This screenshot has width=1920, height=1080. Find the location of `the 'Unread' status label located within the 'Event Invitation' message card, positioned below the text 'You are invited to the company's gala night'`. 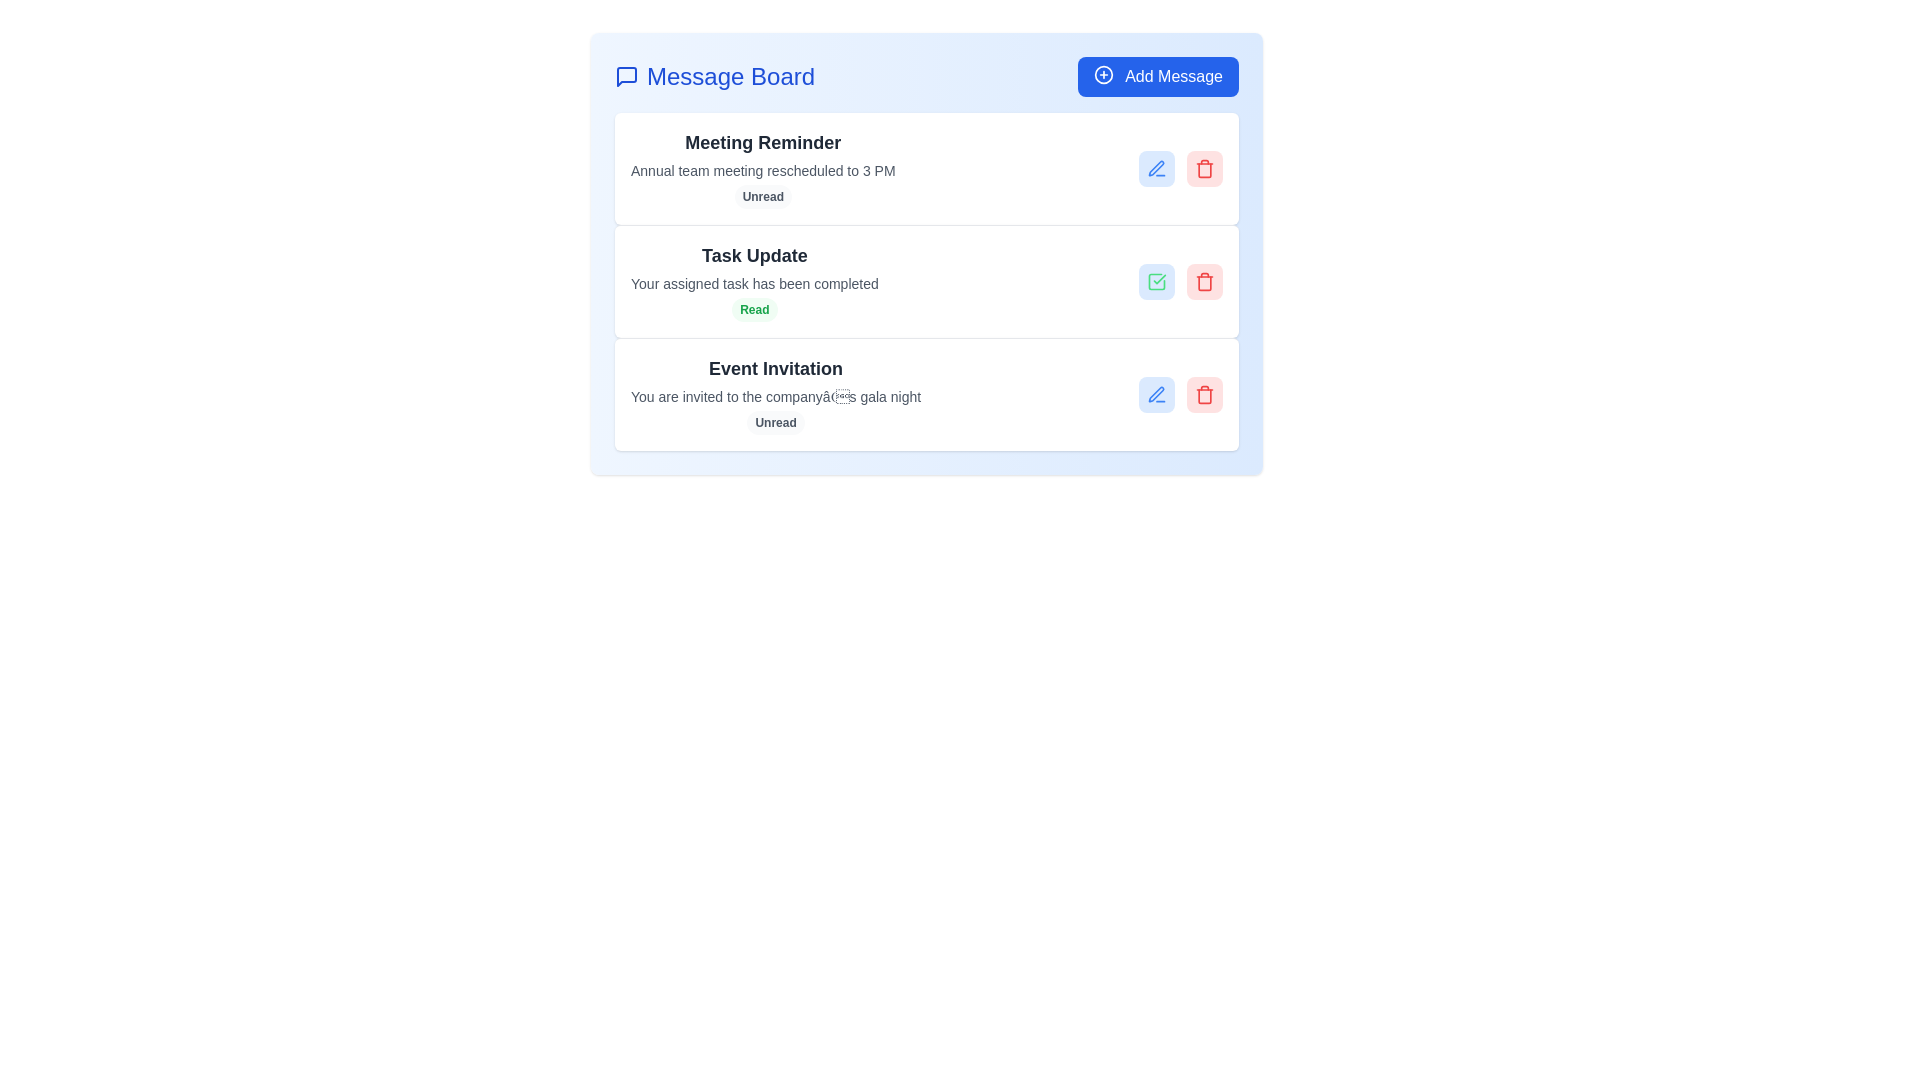

the 'Unread' status label located within the 'Event Invitation' message card, positioned below the text 'You are invited to the company's gala night' is located at coordinates (775, 422).